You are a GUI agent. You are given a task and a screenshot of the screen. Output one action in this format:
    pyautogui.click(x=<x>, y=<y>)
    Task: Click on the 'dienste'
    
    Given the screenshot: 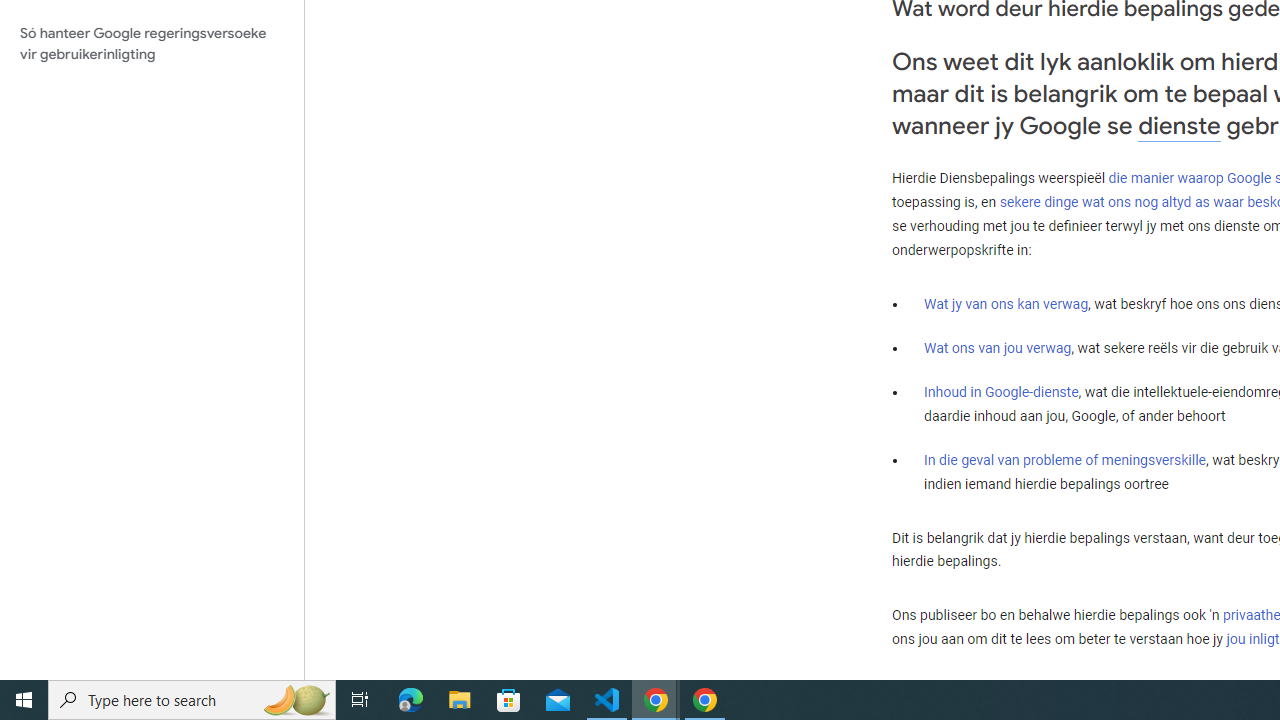 What is the action you would take?
    pyautogui.click(x=1179, y=125)
    